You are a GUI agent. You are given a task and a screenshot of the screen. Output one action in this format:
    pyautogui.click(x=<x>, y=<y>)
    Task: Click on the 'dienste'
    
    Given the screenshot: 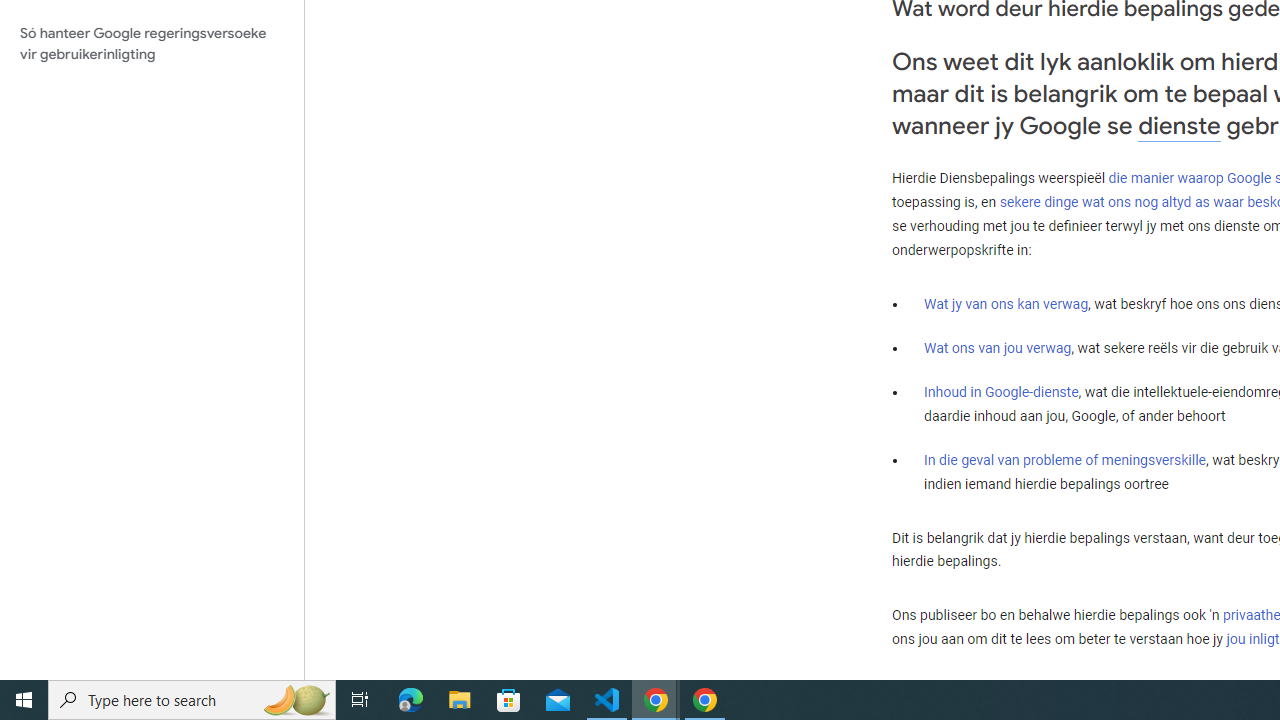 What is the action you would take?
    pyautogui.click(x=1179, y=125)
    